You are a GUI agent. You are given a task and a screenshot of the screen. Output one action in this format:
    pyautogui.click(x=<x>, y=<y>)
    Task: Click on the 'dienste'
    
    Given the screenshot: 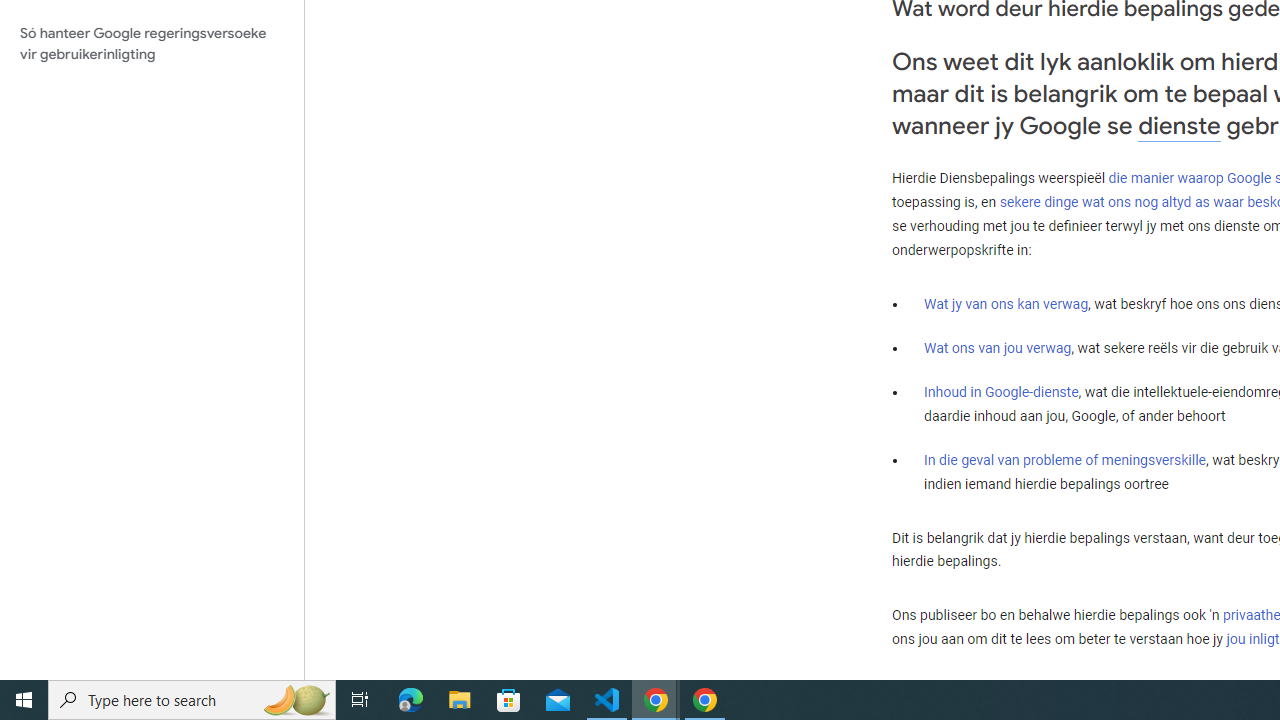 What is the action you would take?
    pyautogui.click(x=1179, y=125)
    